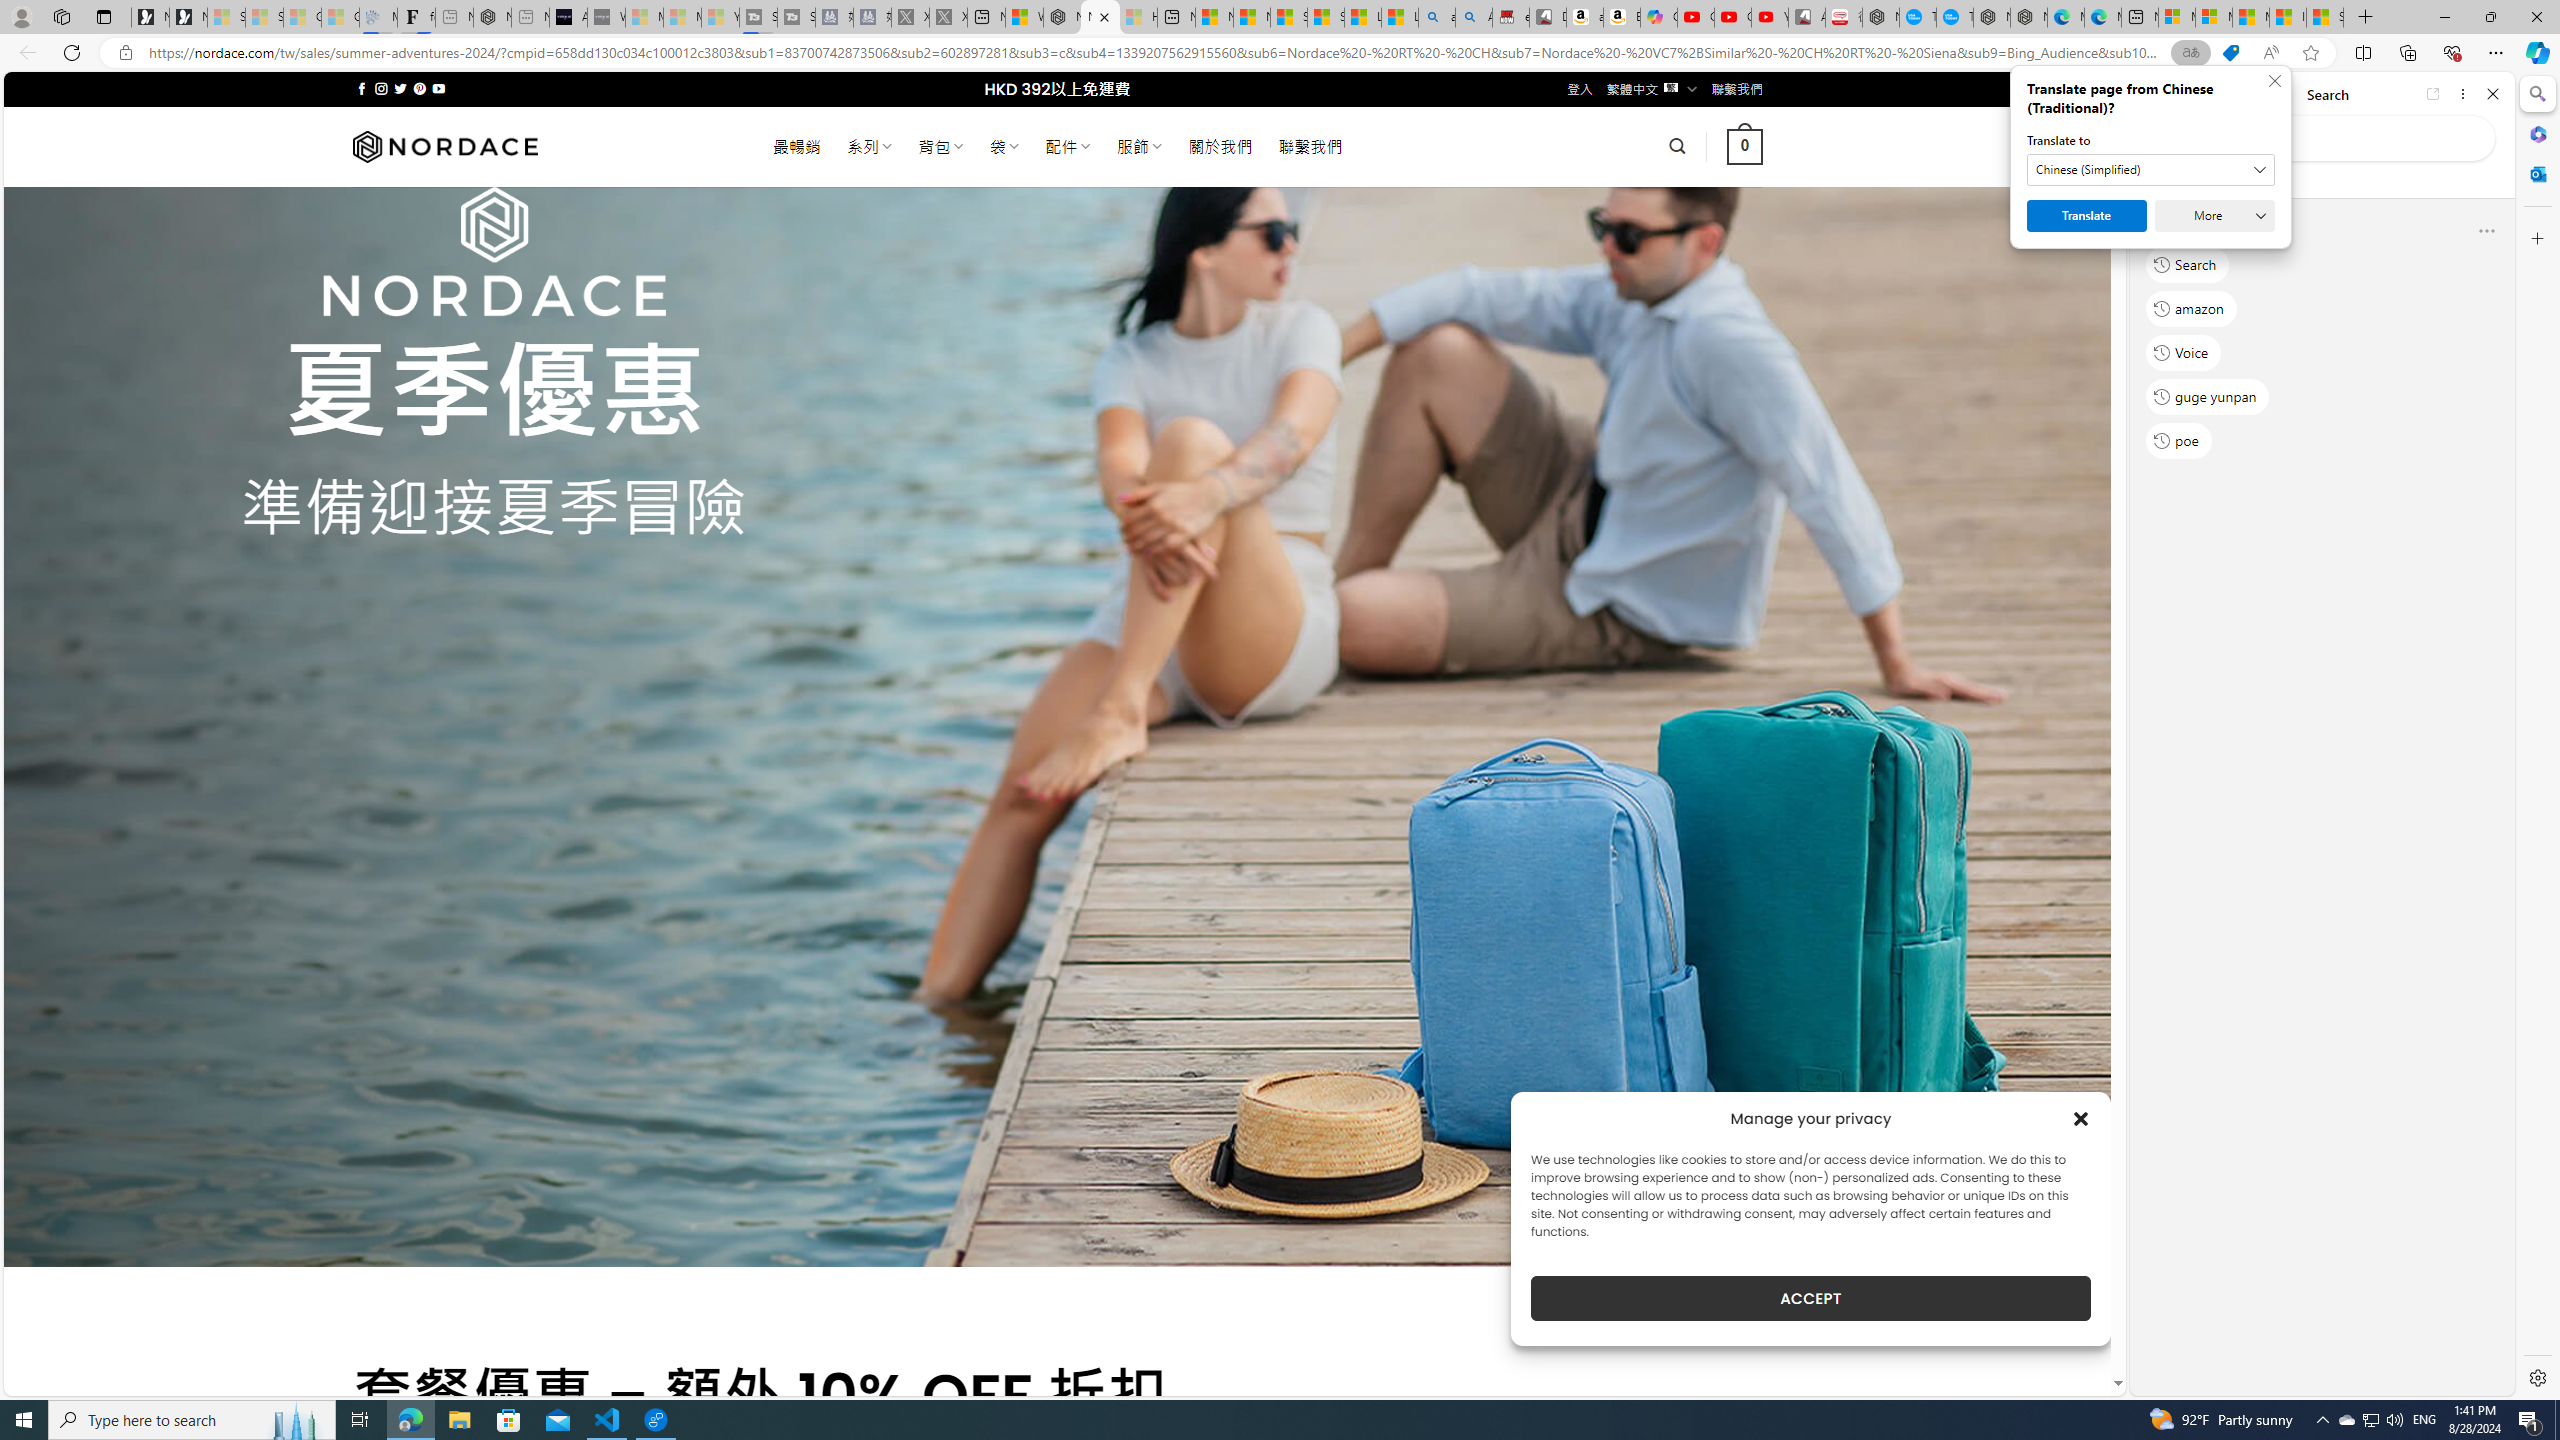 The image size is (2560, 1440). Describe the element at coordinates (1879, 16) in the screenshot. I see `'Nordace - My Account'` at that location.